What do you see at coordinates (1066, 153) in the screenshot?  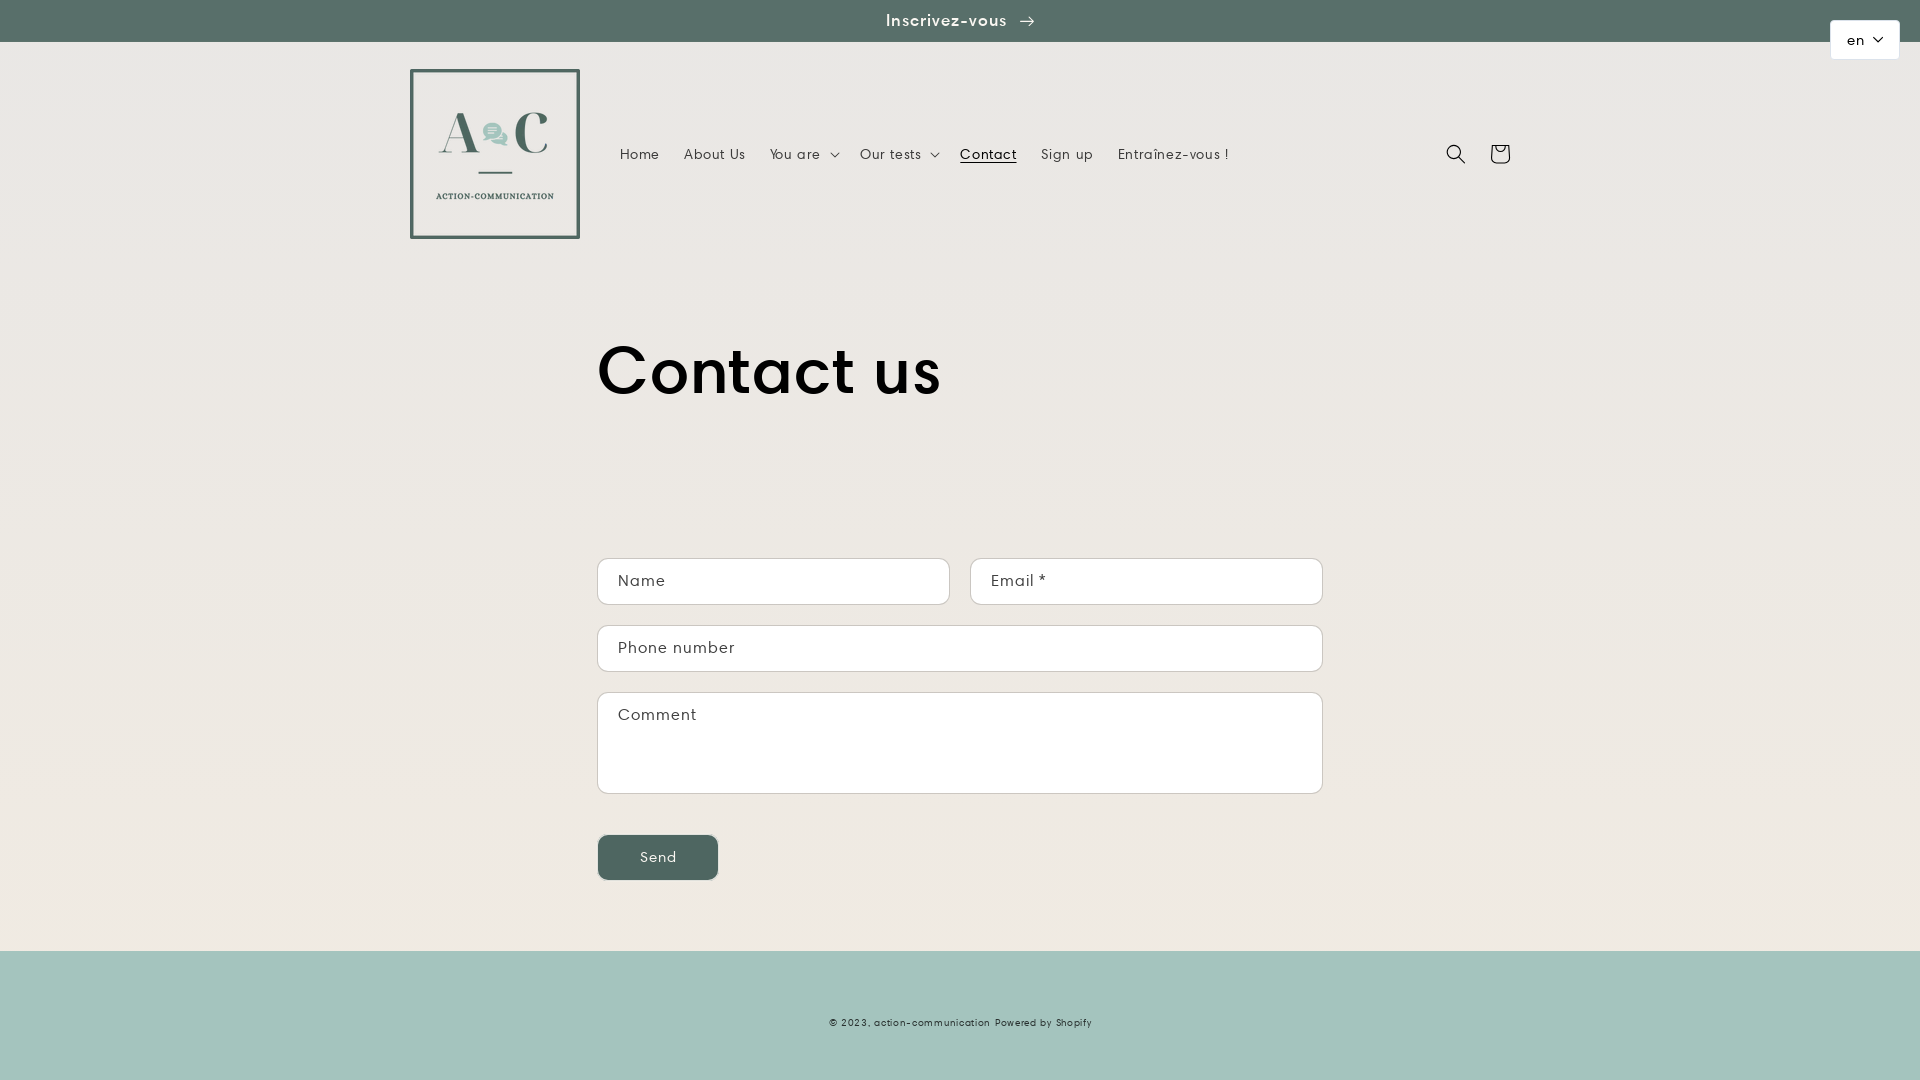 I see `'Sign up'` at bounding box center [1066, 153].